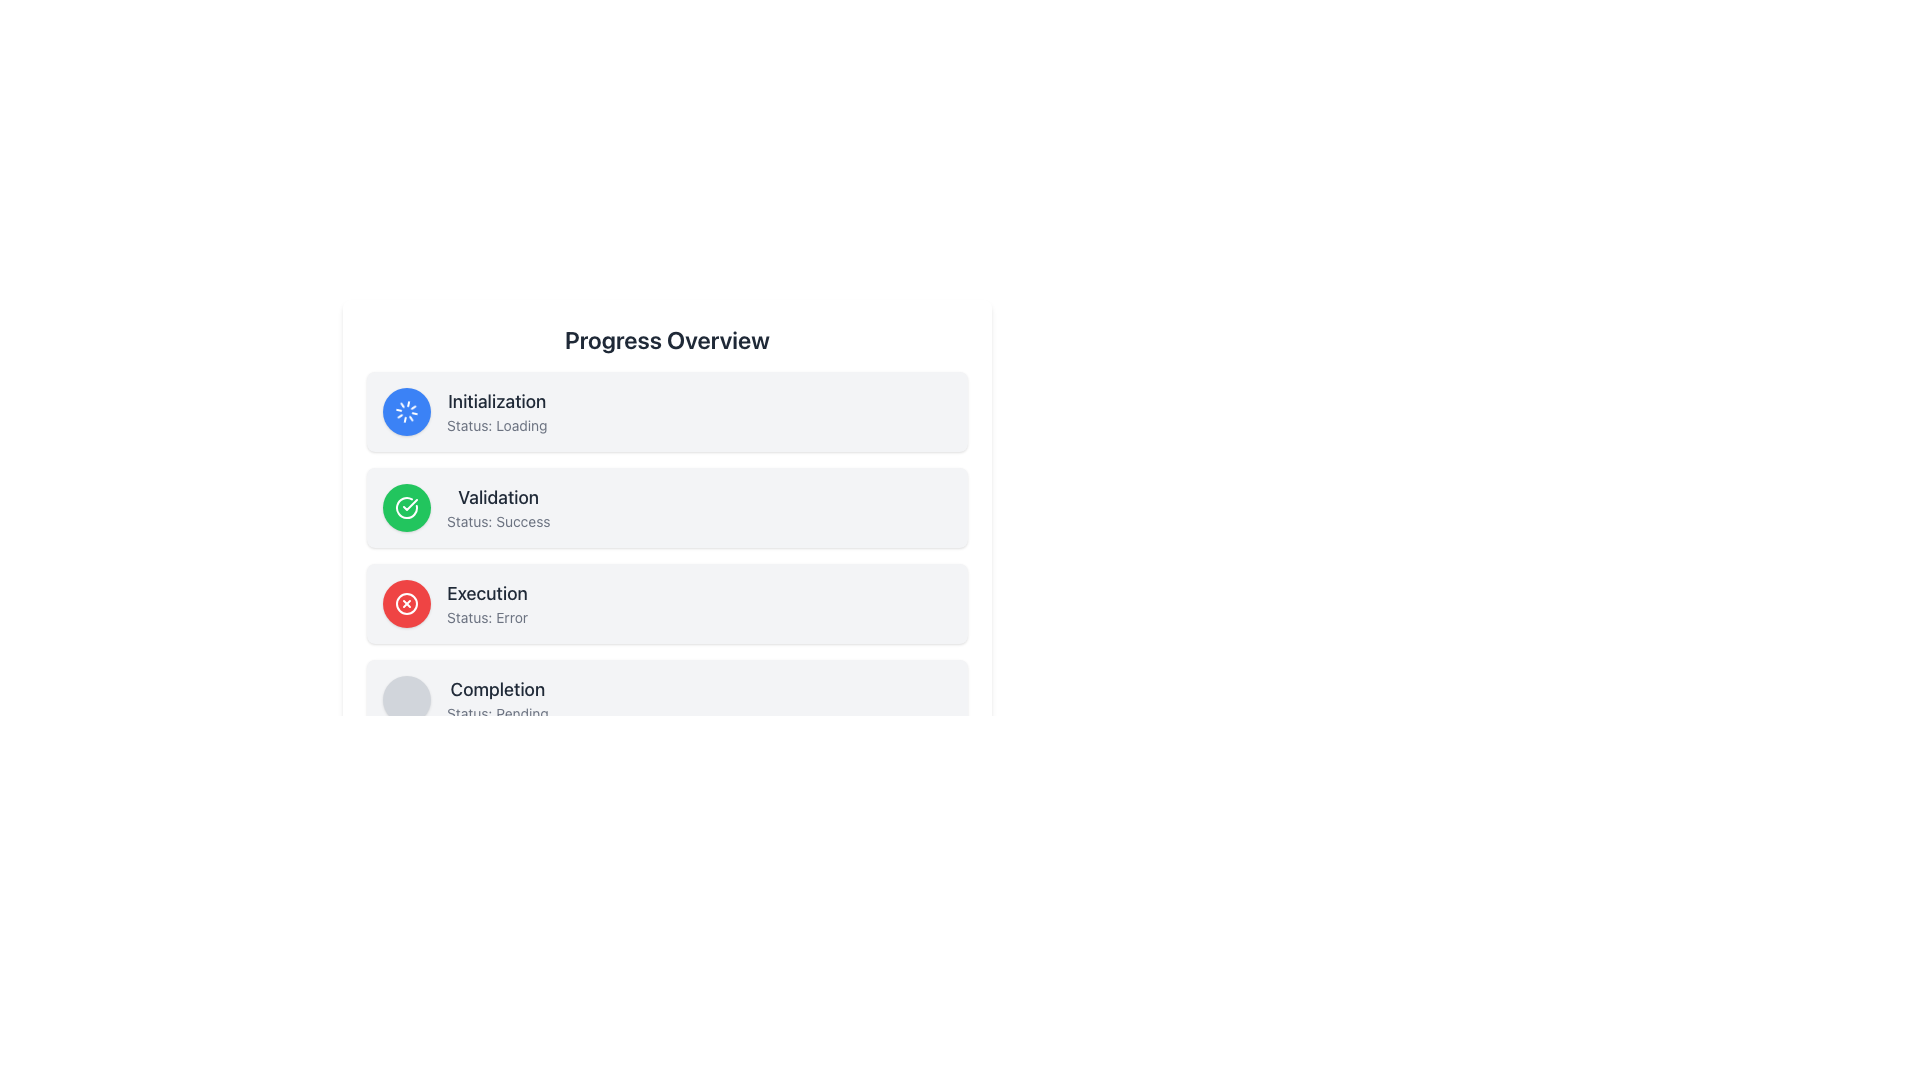 This screenshot has height=1080, width=1920. I want to click on the fourth item in the vertical stack of progress status indicators under the 'Progress Overview' heading, located at the lower left of the 'Completion' row, so click(464, 698).